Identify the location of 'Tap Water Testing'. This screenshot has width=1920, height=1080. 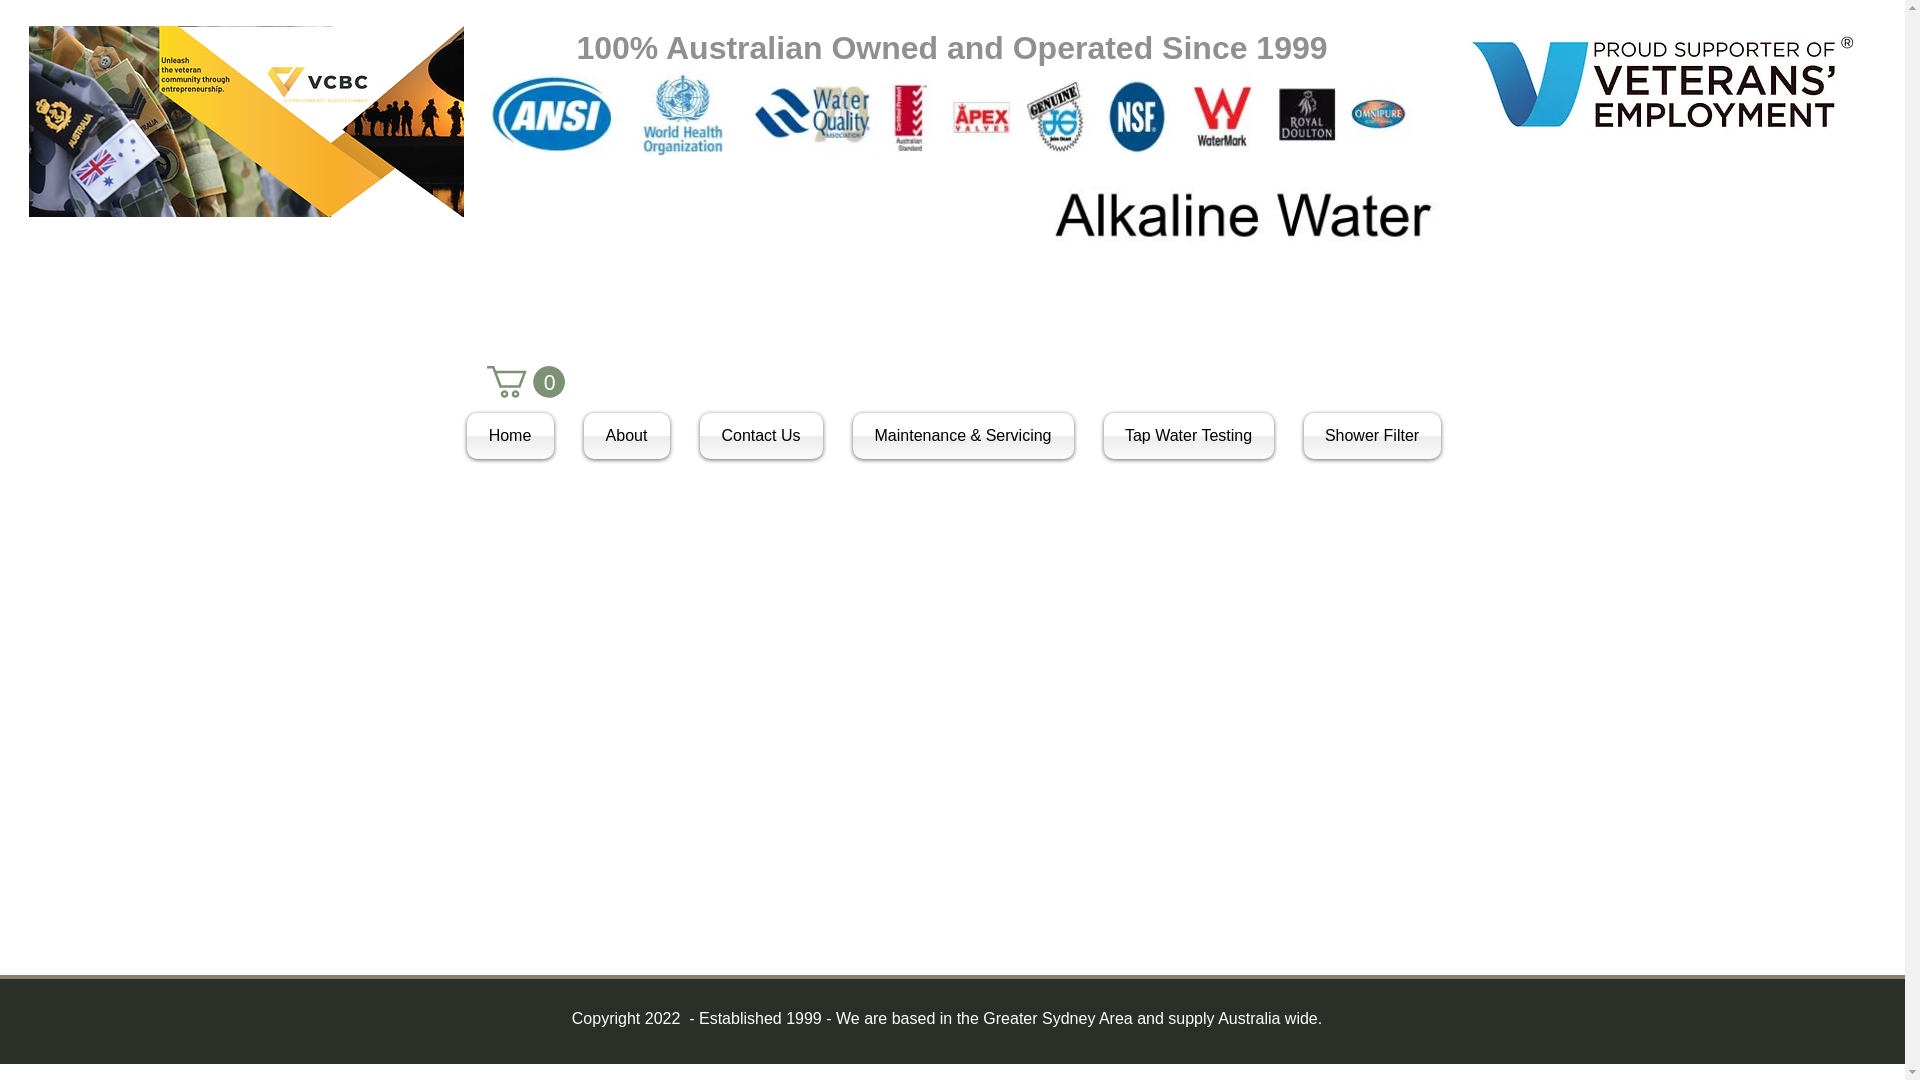
(1087, 434).